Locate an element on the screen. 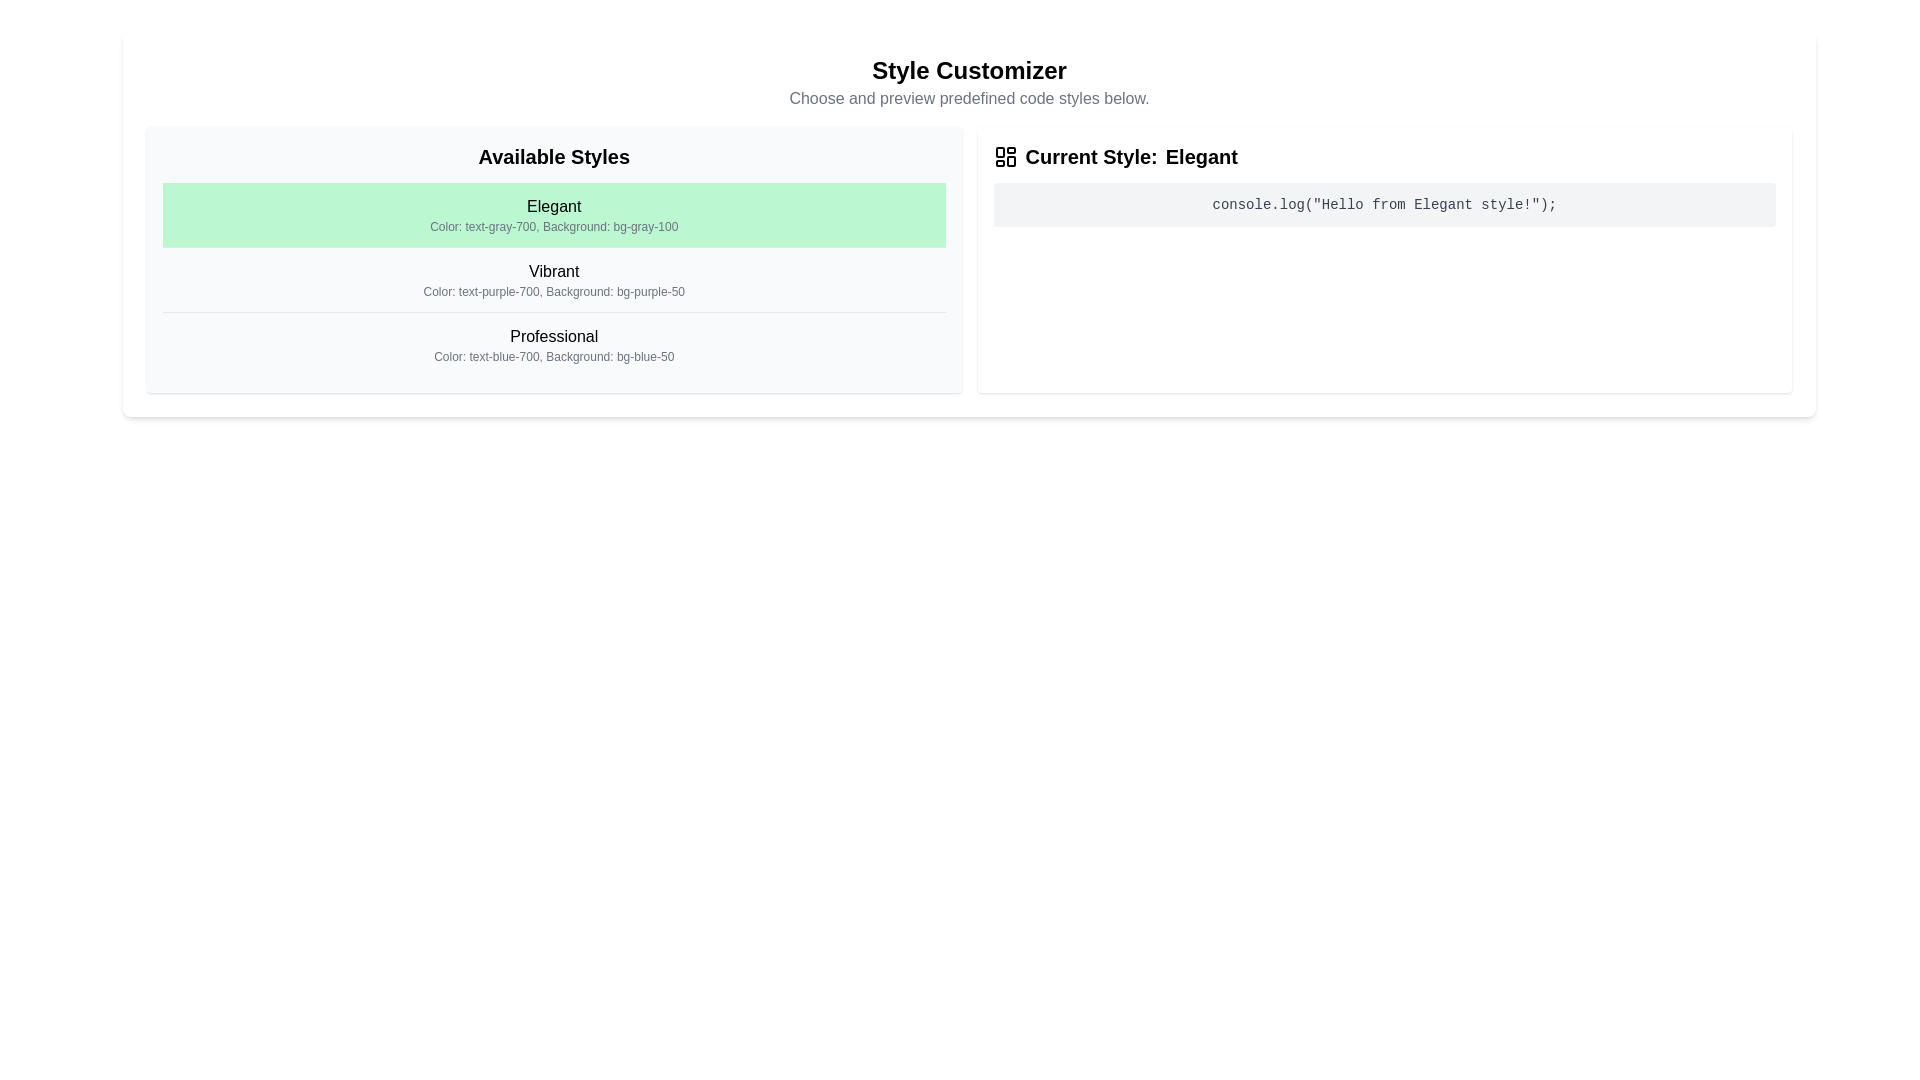 This screenshot has height=1080, width=1920. the content of the main heading text element located at the top center of the interface, which serves as the title indicating the purpose of the following content is located at coordinates (969, 69).